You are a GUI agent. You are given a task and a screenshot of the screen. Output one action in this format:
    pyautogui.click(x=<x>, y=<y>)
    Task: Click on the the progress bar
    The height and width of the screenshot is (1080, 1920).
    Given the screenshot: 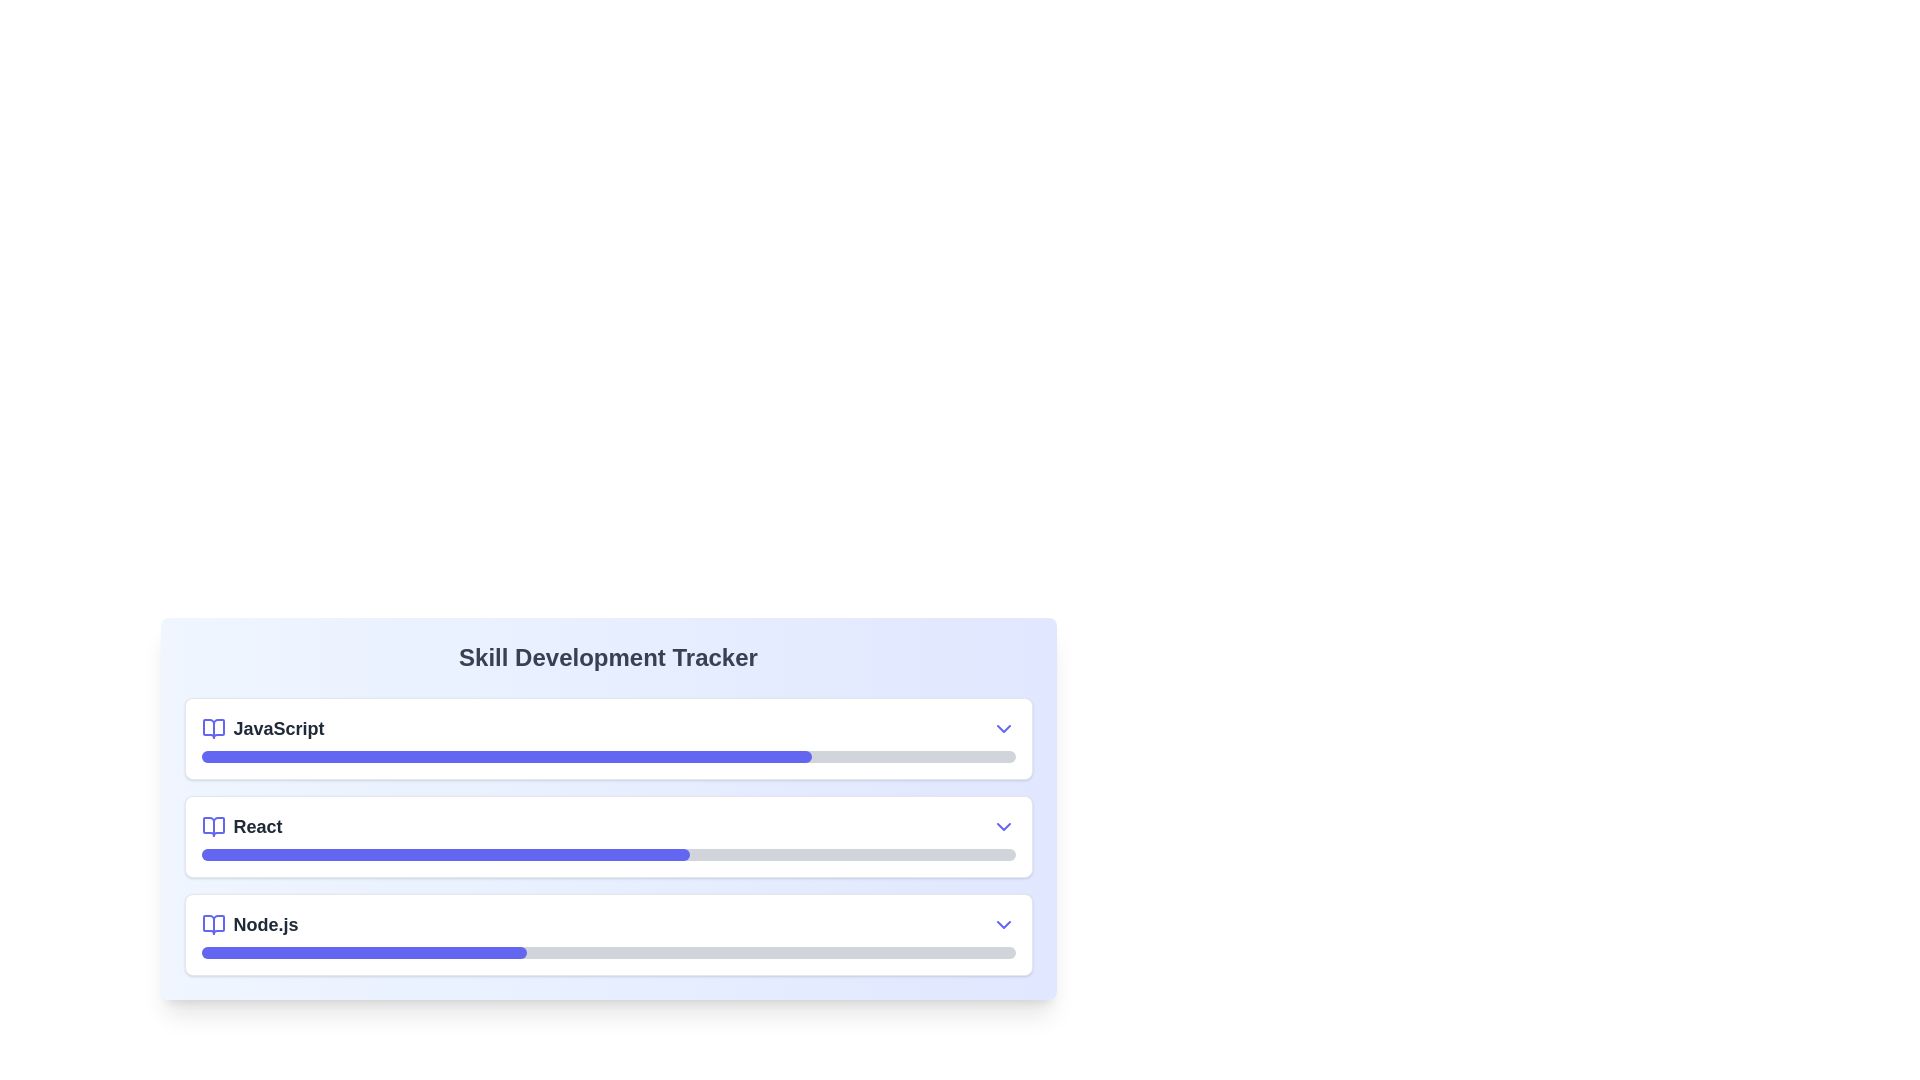 What is the action you would take?
    pyautogui.click(x=306, y=951)
    